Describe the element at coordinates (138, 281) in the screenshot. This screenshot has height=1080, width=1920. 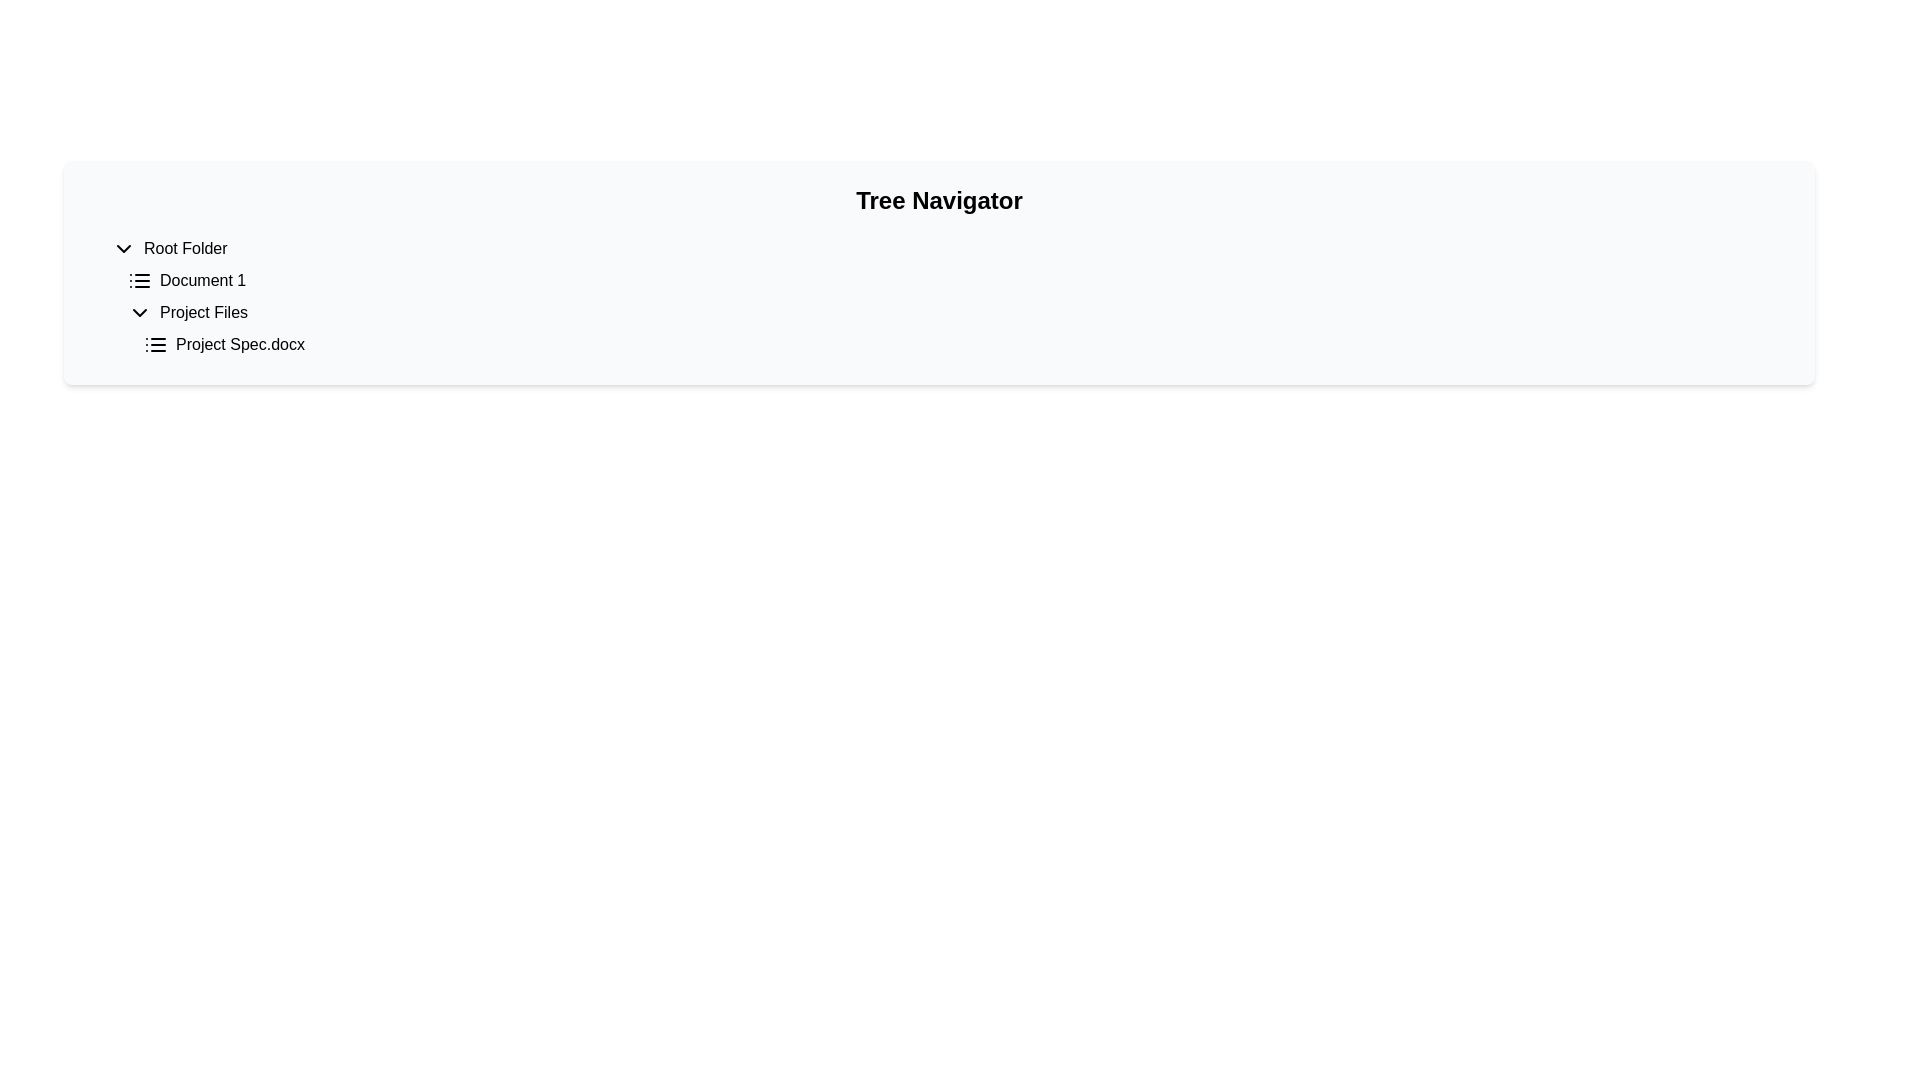
I see `the small list icon located to the left of the 'Document 1' label, which consists of three horizontal lines stacked vertically` at that location.